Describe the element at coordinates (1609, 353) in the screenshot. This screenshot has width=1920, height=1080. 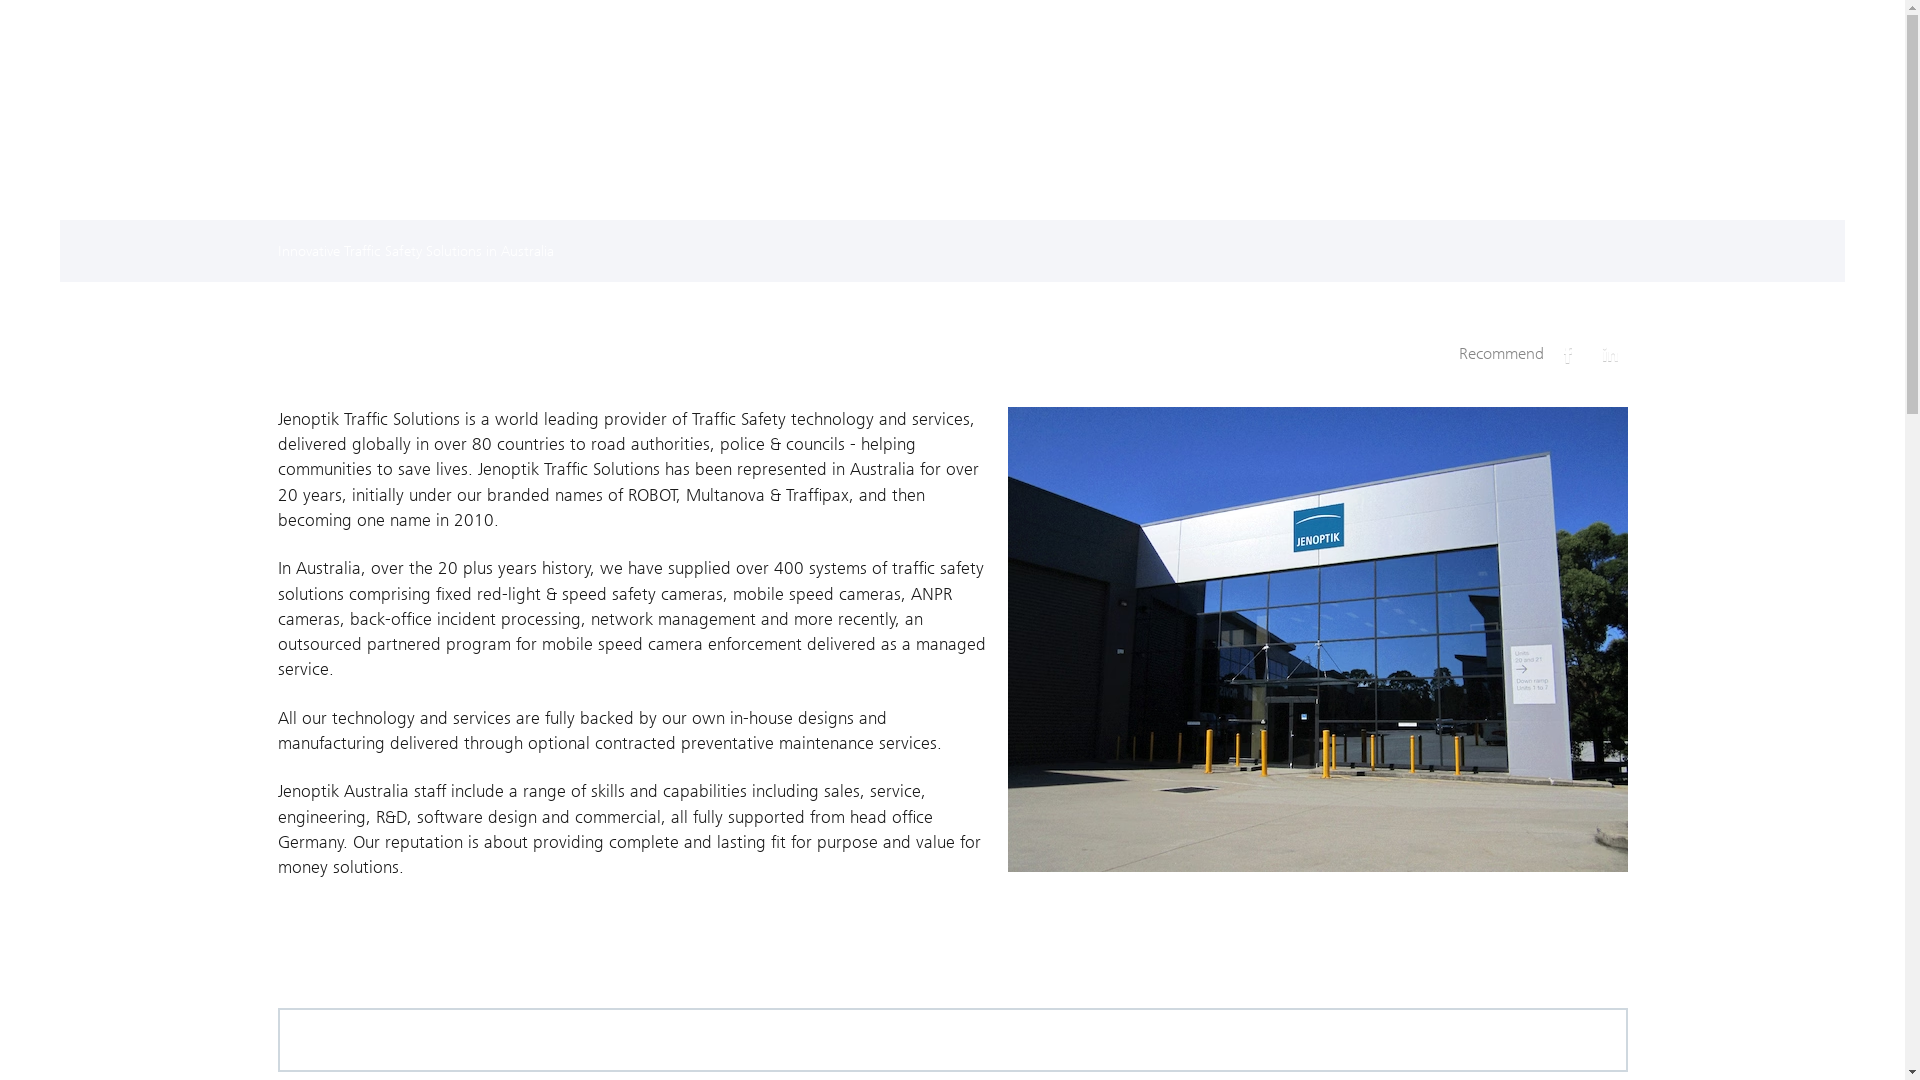
I see `'LinkedIn'` at that location.